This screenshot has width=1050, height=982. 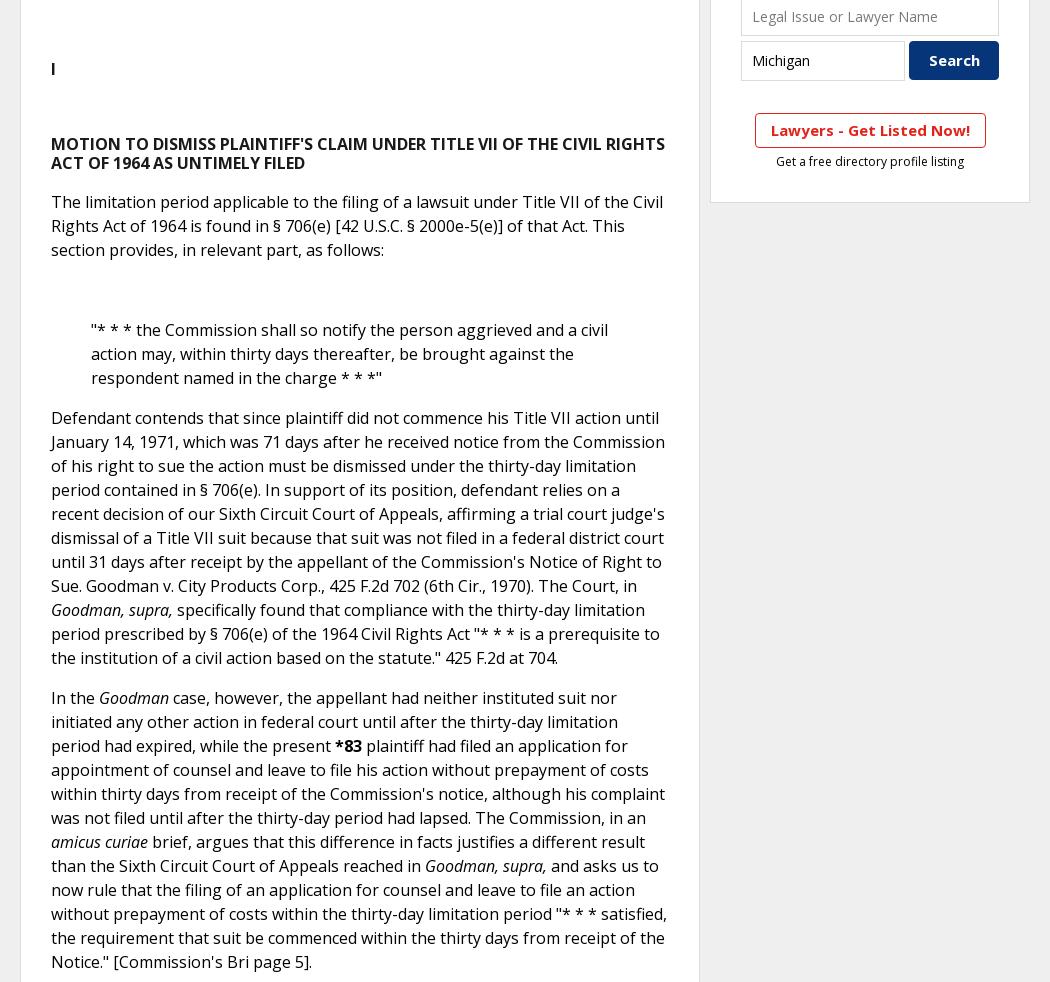 I want to click on 'case, however, the appellant had neither instituted suit nor initiated any other action in federal court until after the thirty-day limitation period had expired, while the present', so click(x=334, y=719).